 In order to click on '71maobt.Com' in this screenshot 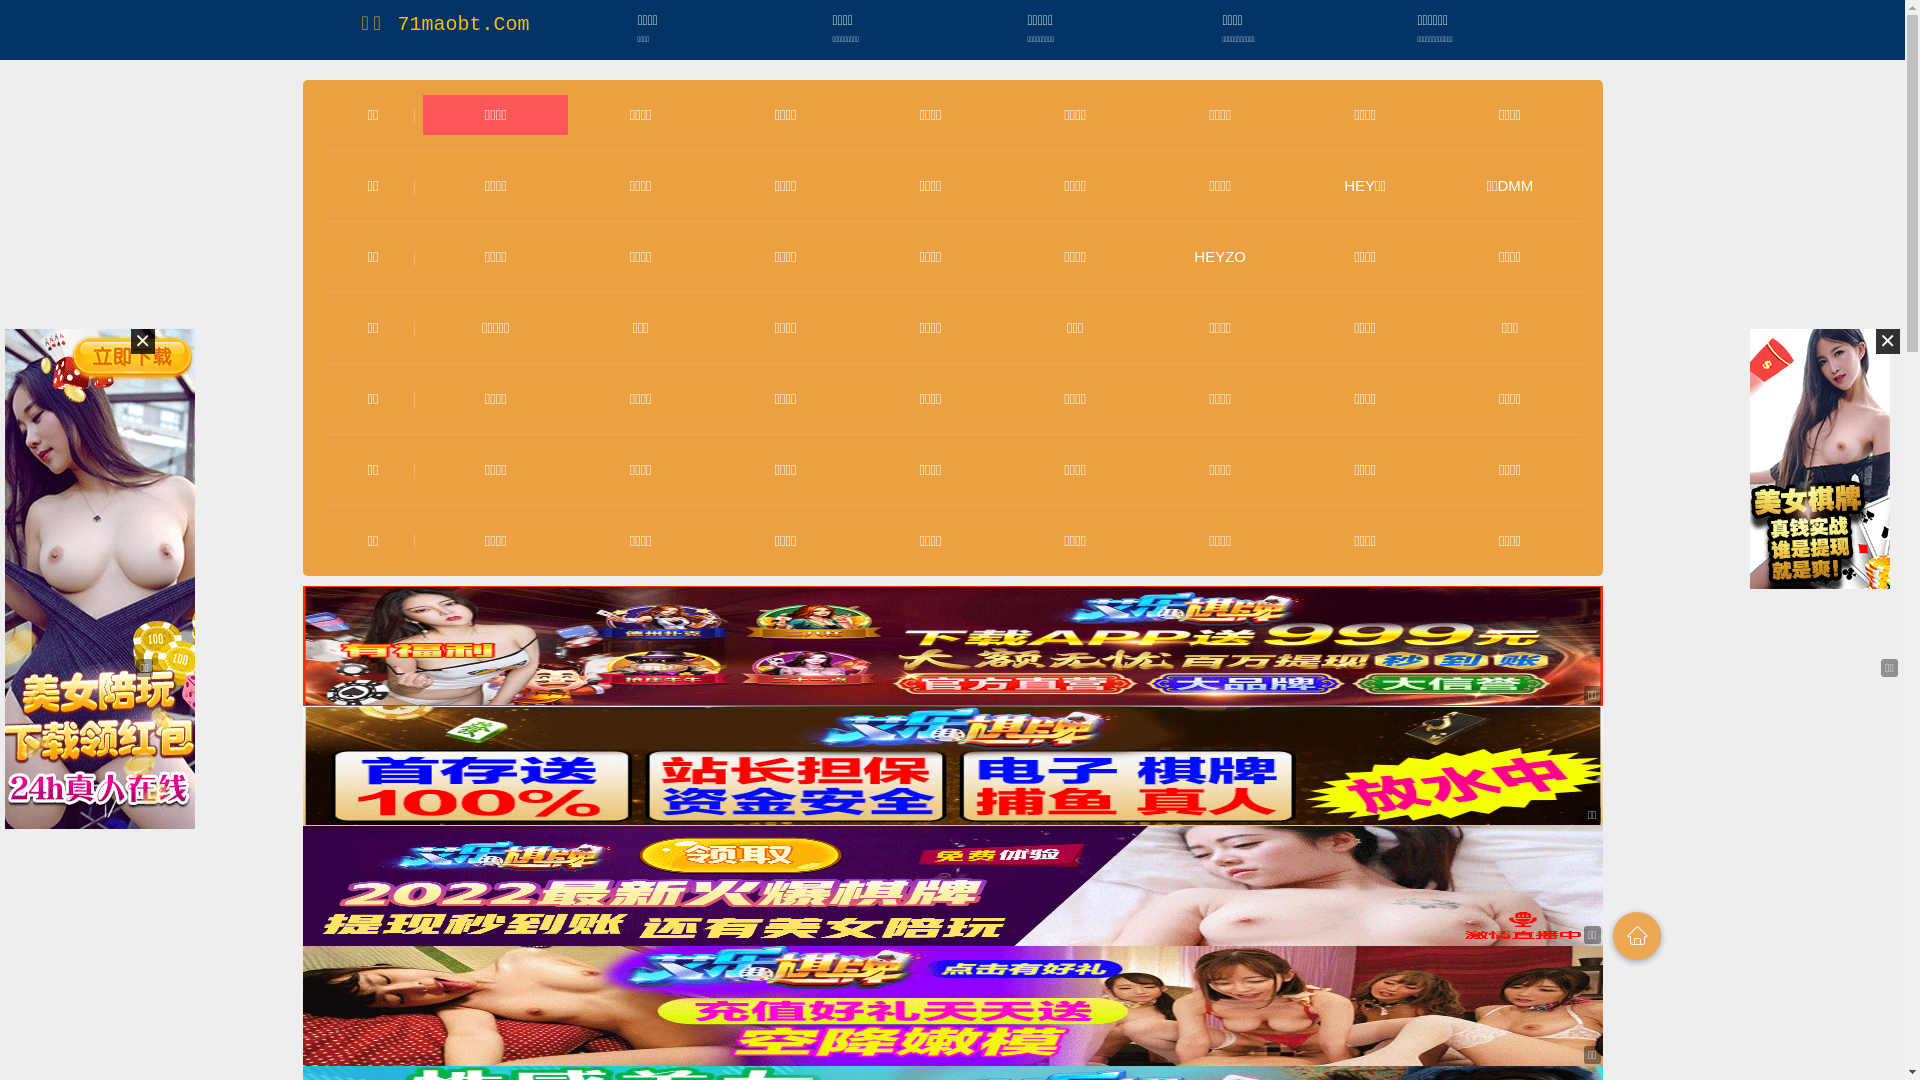, I will do `click(461, 24)`.